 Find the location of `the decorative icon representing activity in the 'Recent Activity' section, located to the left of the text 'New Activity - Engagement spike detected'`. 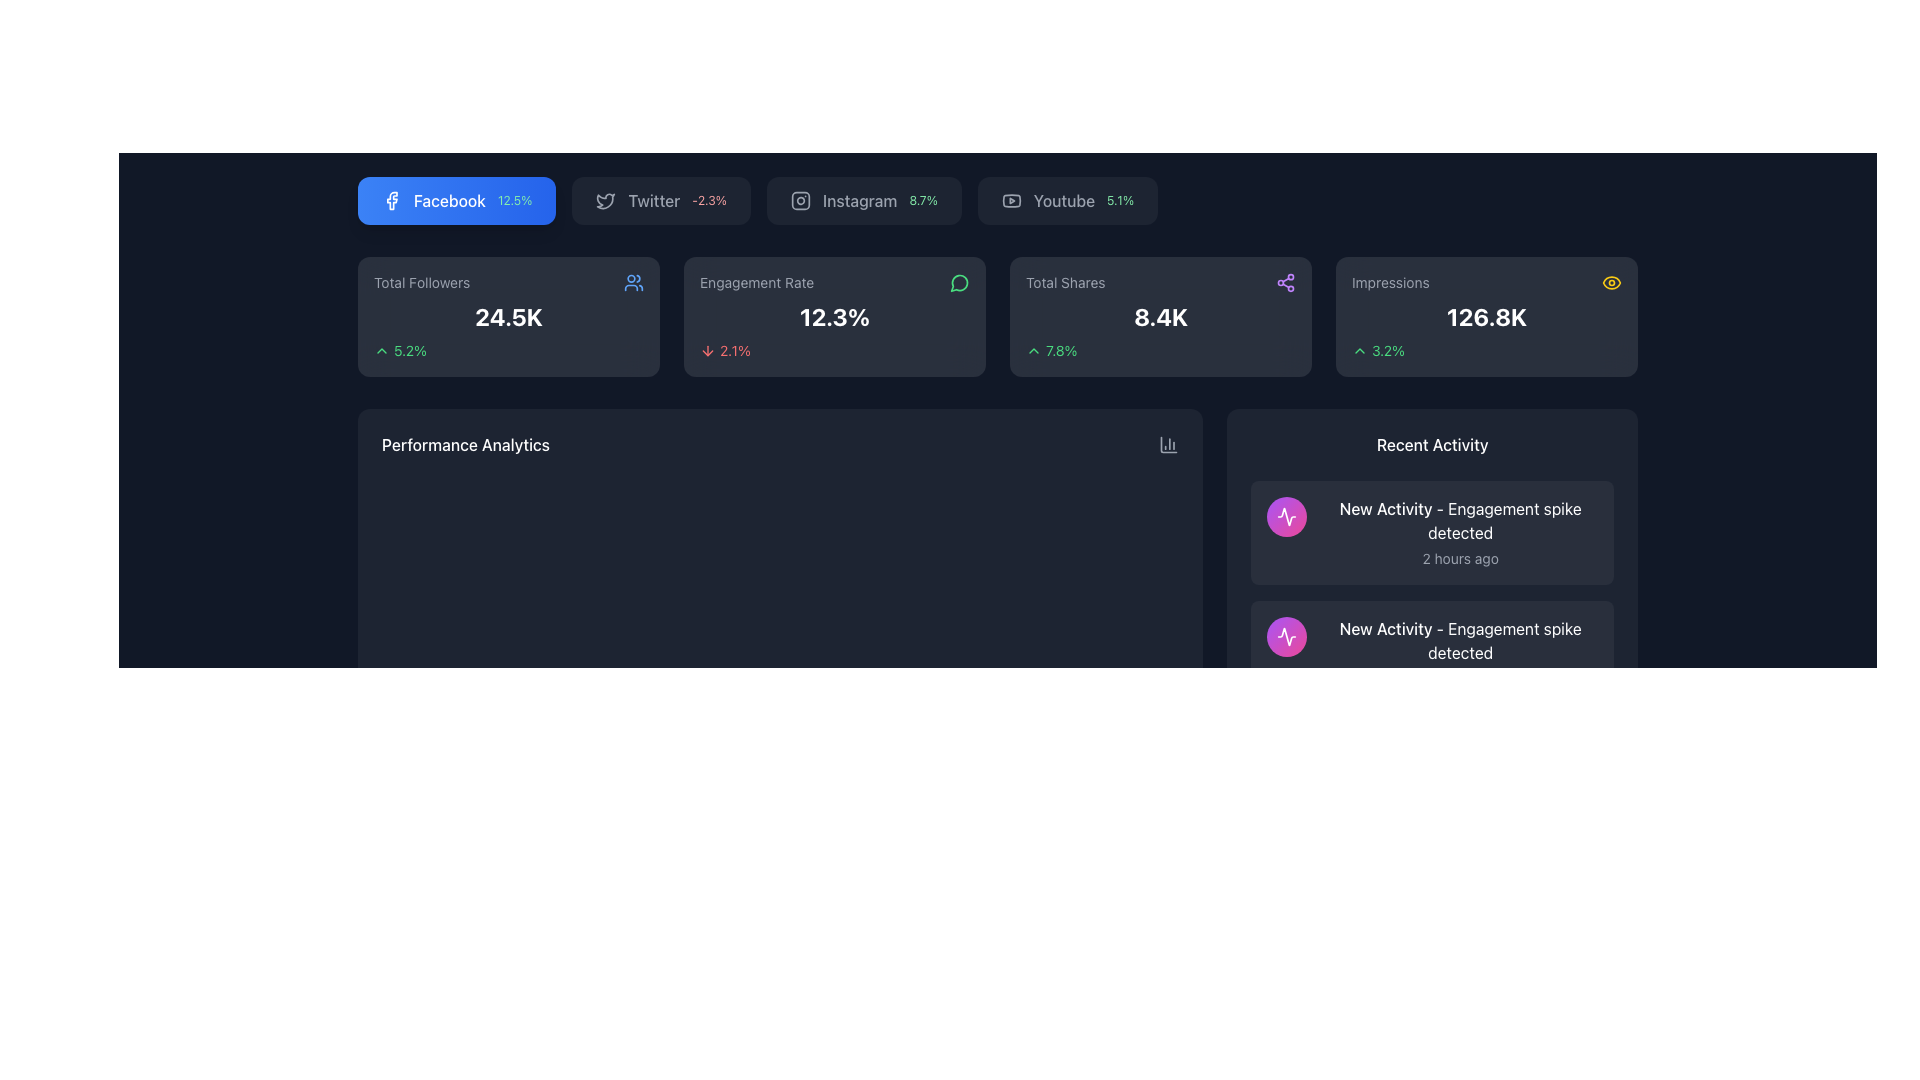

the decorative icon representing activity in the 'Recent Activity' section, located to the left of the text 'New Activity - Engagement spike detected' is located at coordinates (1287, 515).